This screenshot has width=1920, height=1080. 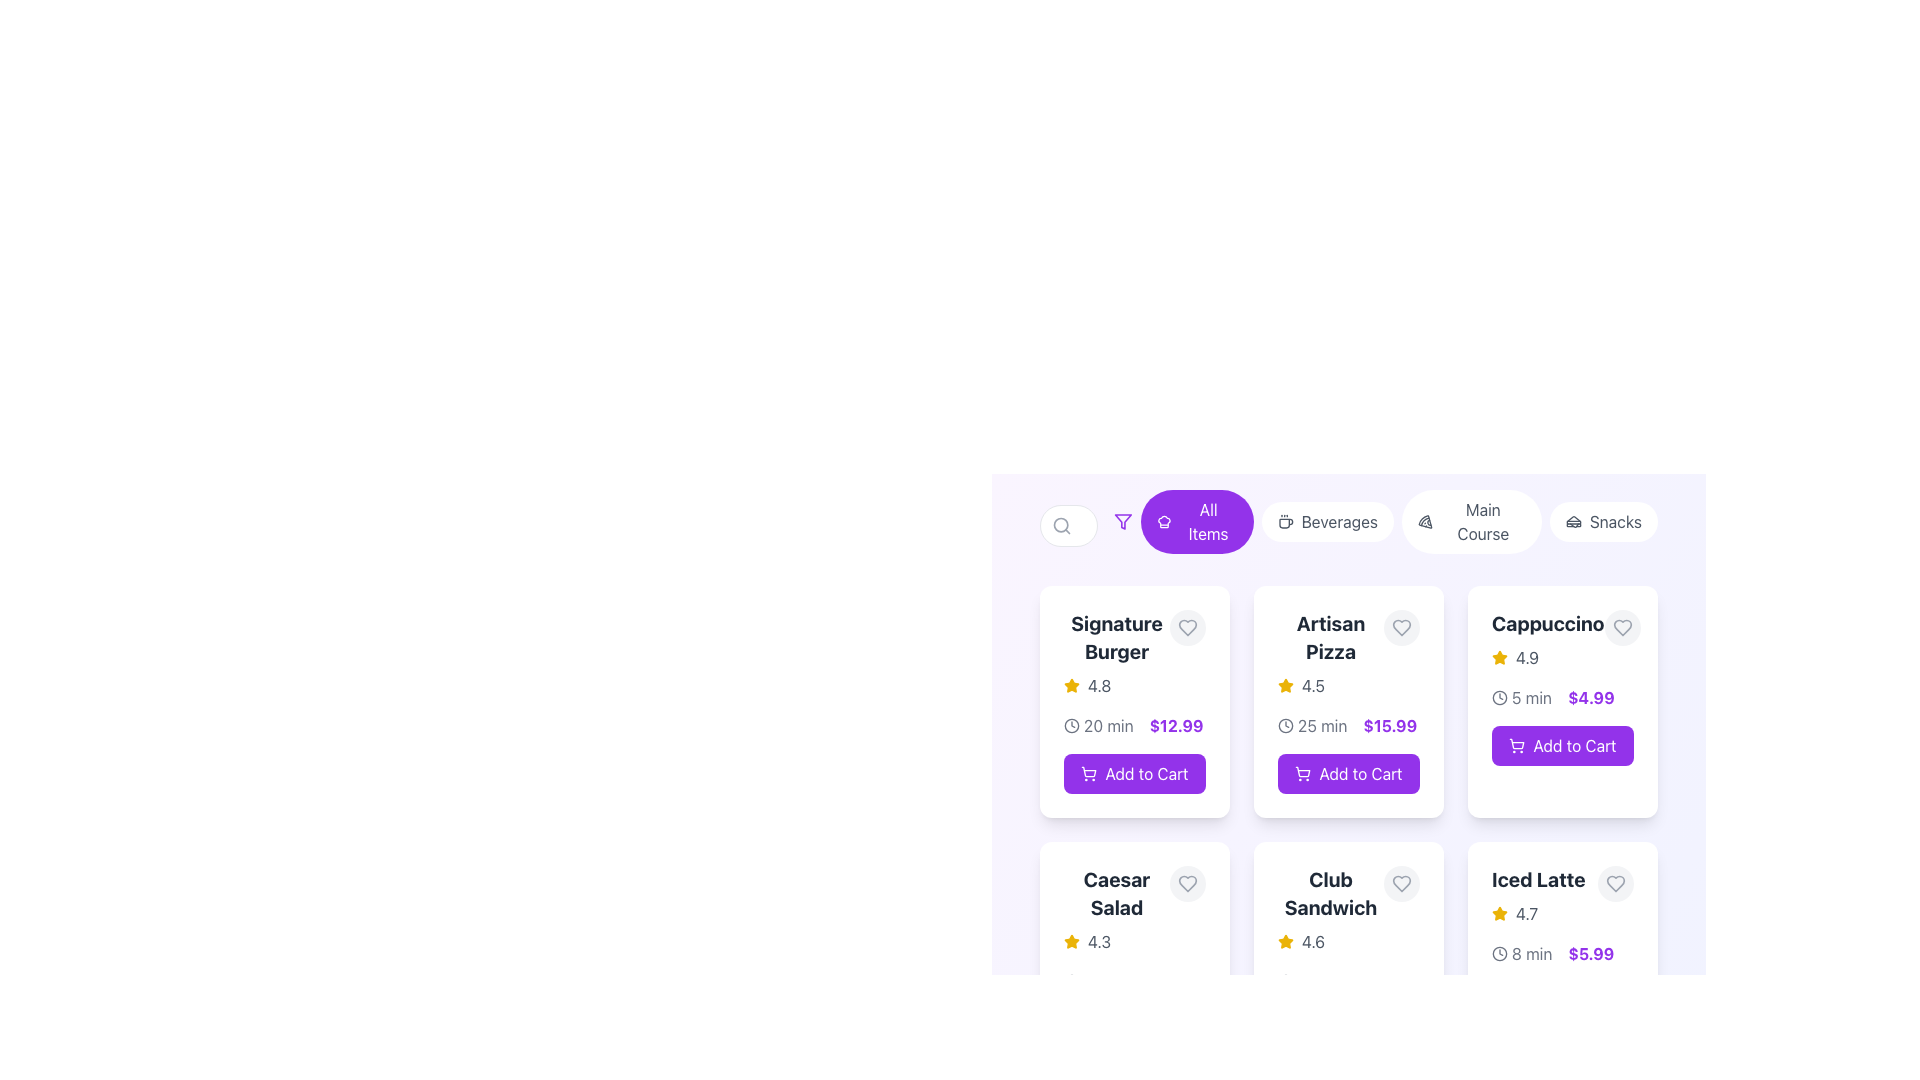 I want to click on the chef's hat icon with a purple background located within the 'All Items' toggle option to interact with the category, so click(x=1164, y=520).